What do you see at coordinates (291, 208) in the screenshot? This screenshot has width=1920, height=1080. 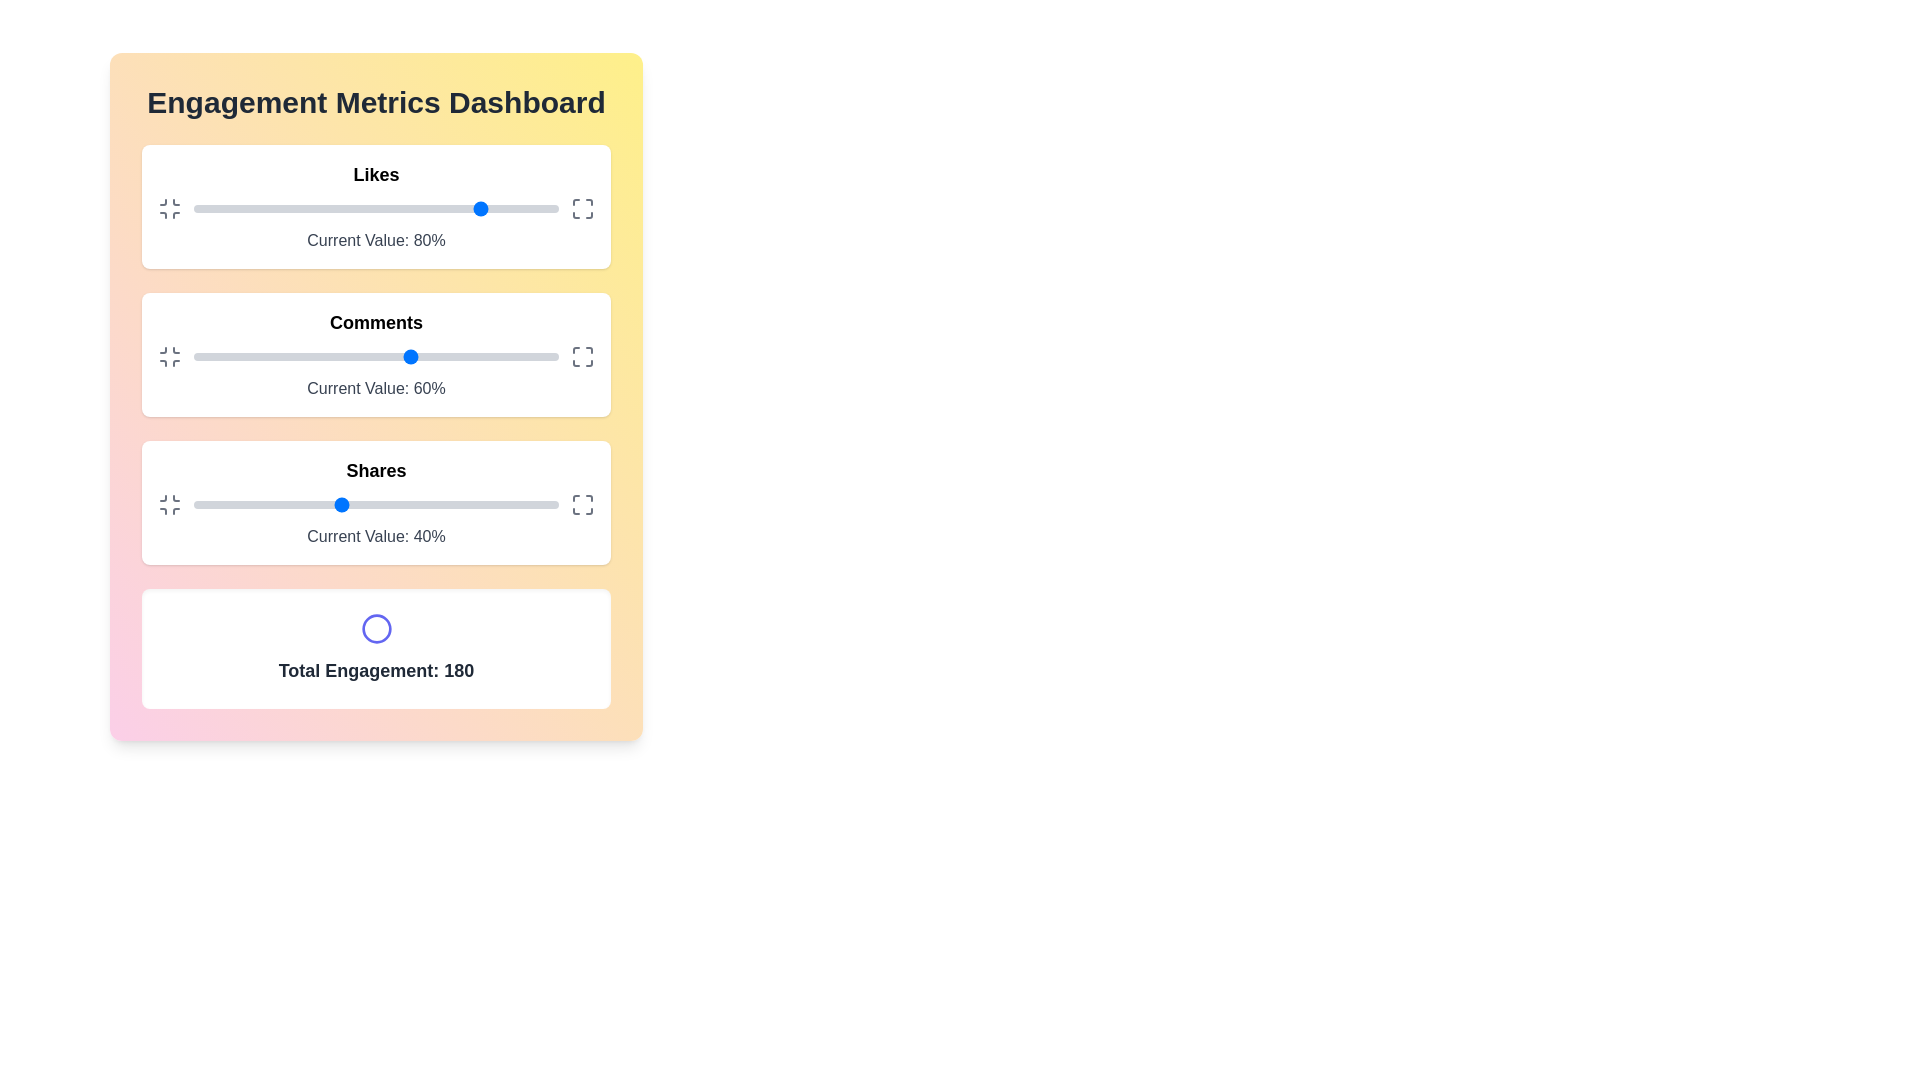 I see `the likes slider` at bounding box center [291, 208].